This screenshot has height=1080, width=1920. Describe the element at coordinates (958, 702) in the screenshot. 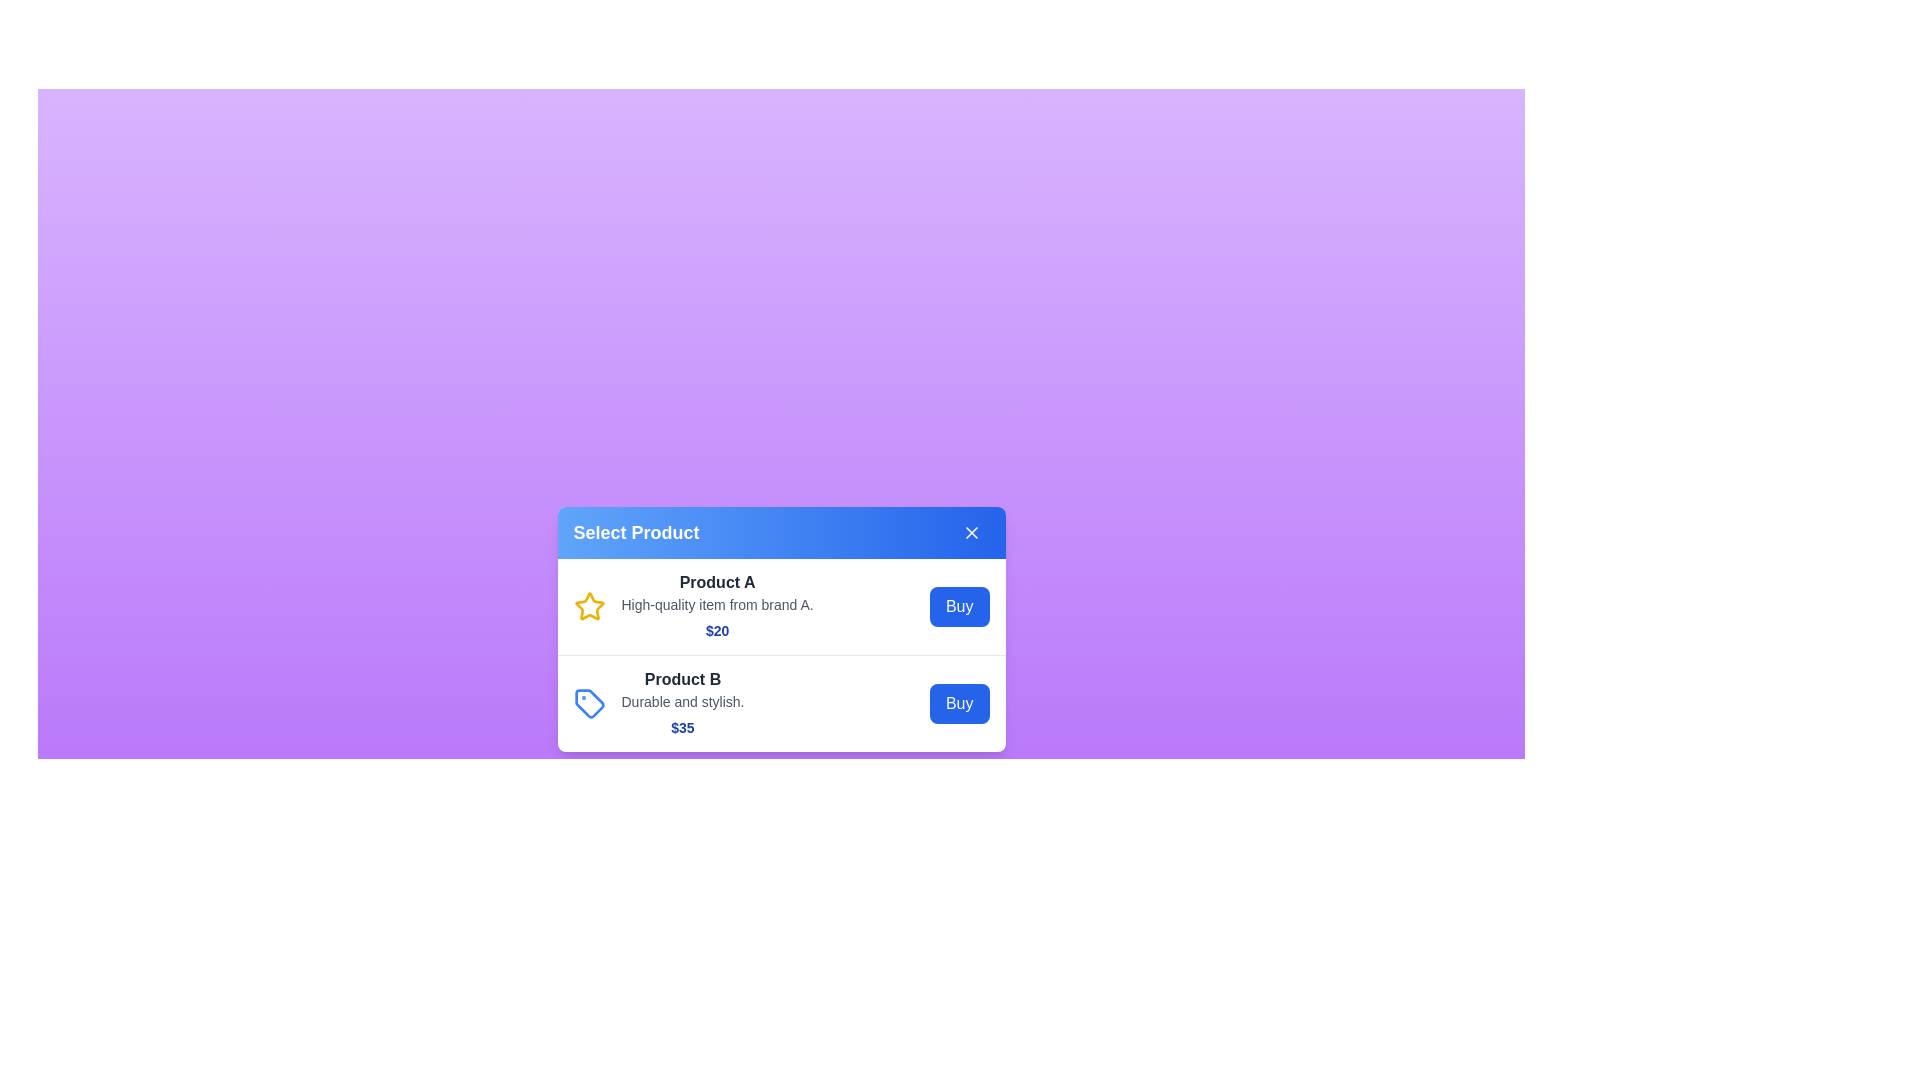

I see `Buy button for Product B` at that location.